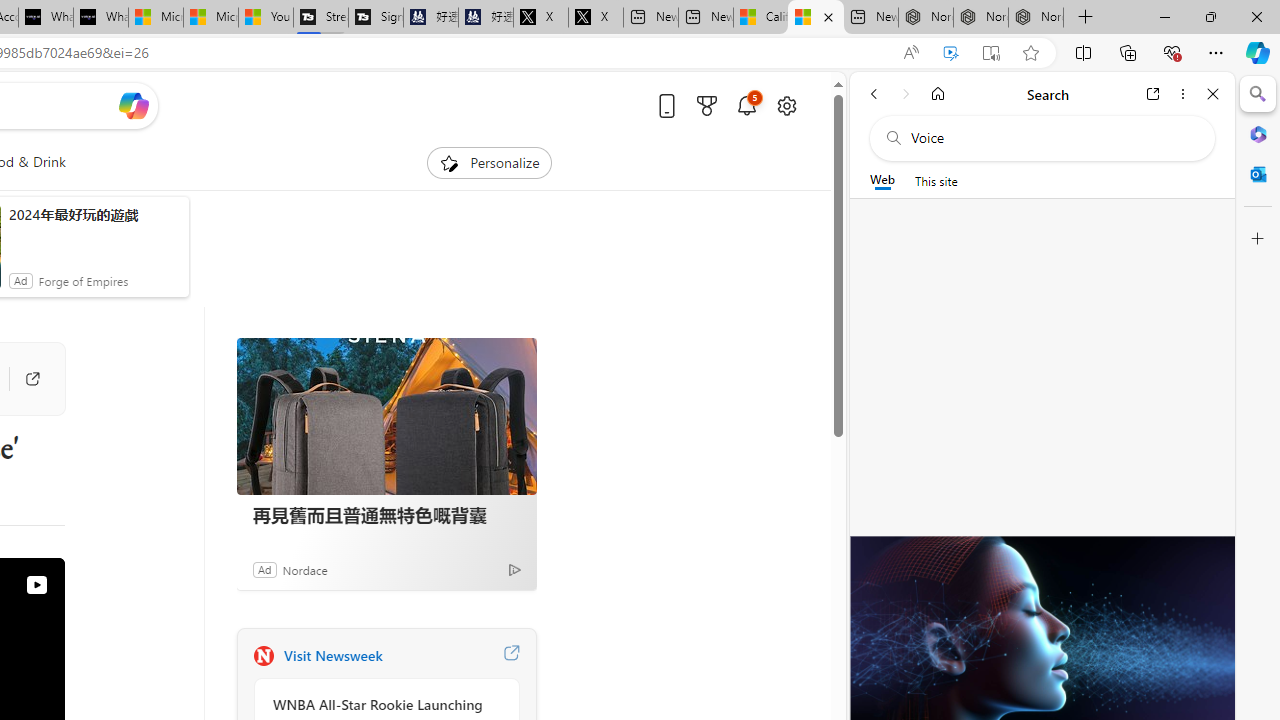 The width and height of the screenshot is (1280, 720). Describe the element at coordinates (1085, 17) in the screenshot. I see `'New Tab'` at that location.